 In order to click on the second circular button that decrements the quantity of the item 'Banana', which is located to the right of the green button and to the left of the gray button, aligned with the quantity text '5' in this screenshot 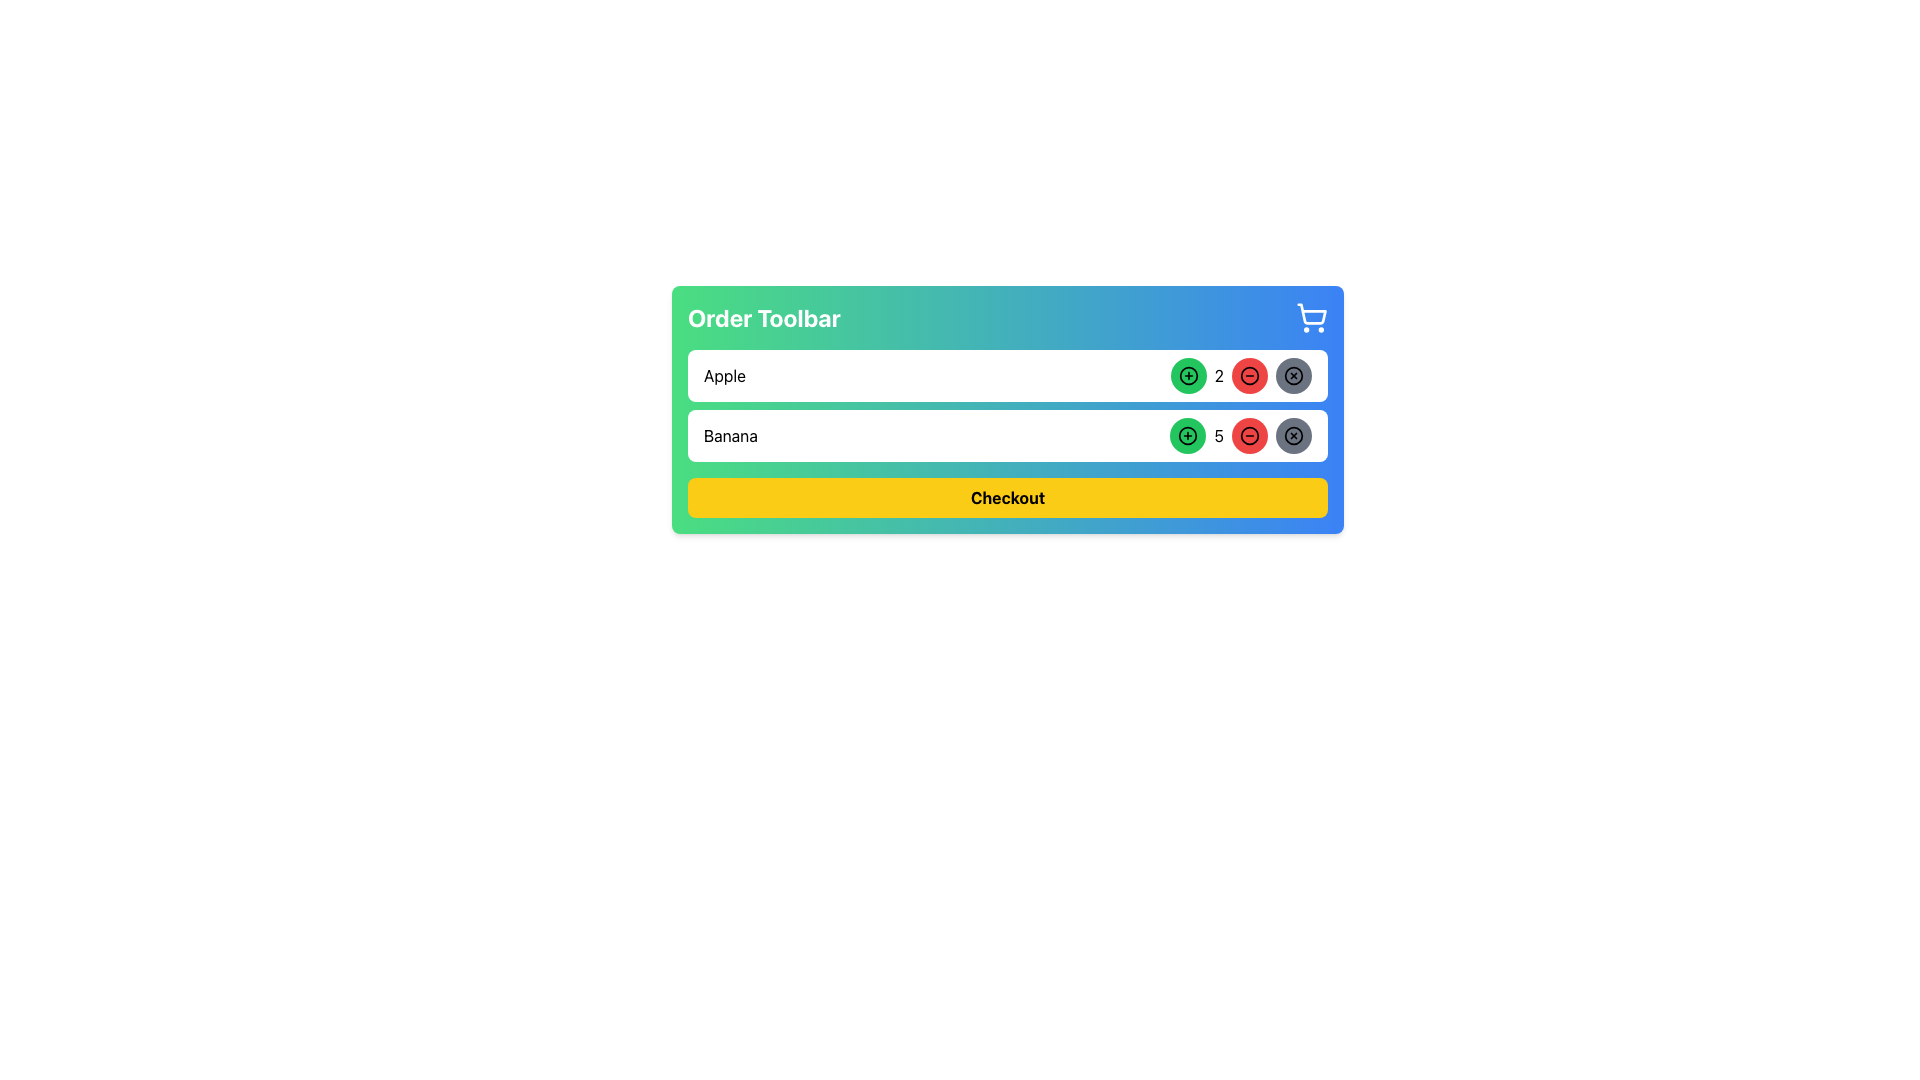, I will do `click(1240, 434)`.